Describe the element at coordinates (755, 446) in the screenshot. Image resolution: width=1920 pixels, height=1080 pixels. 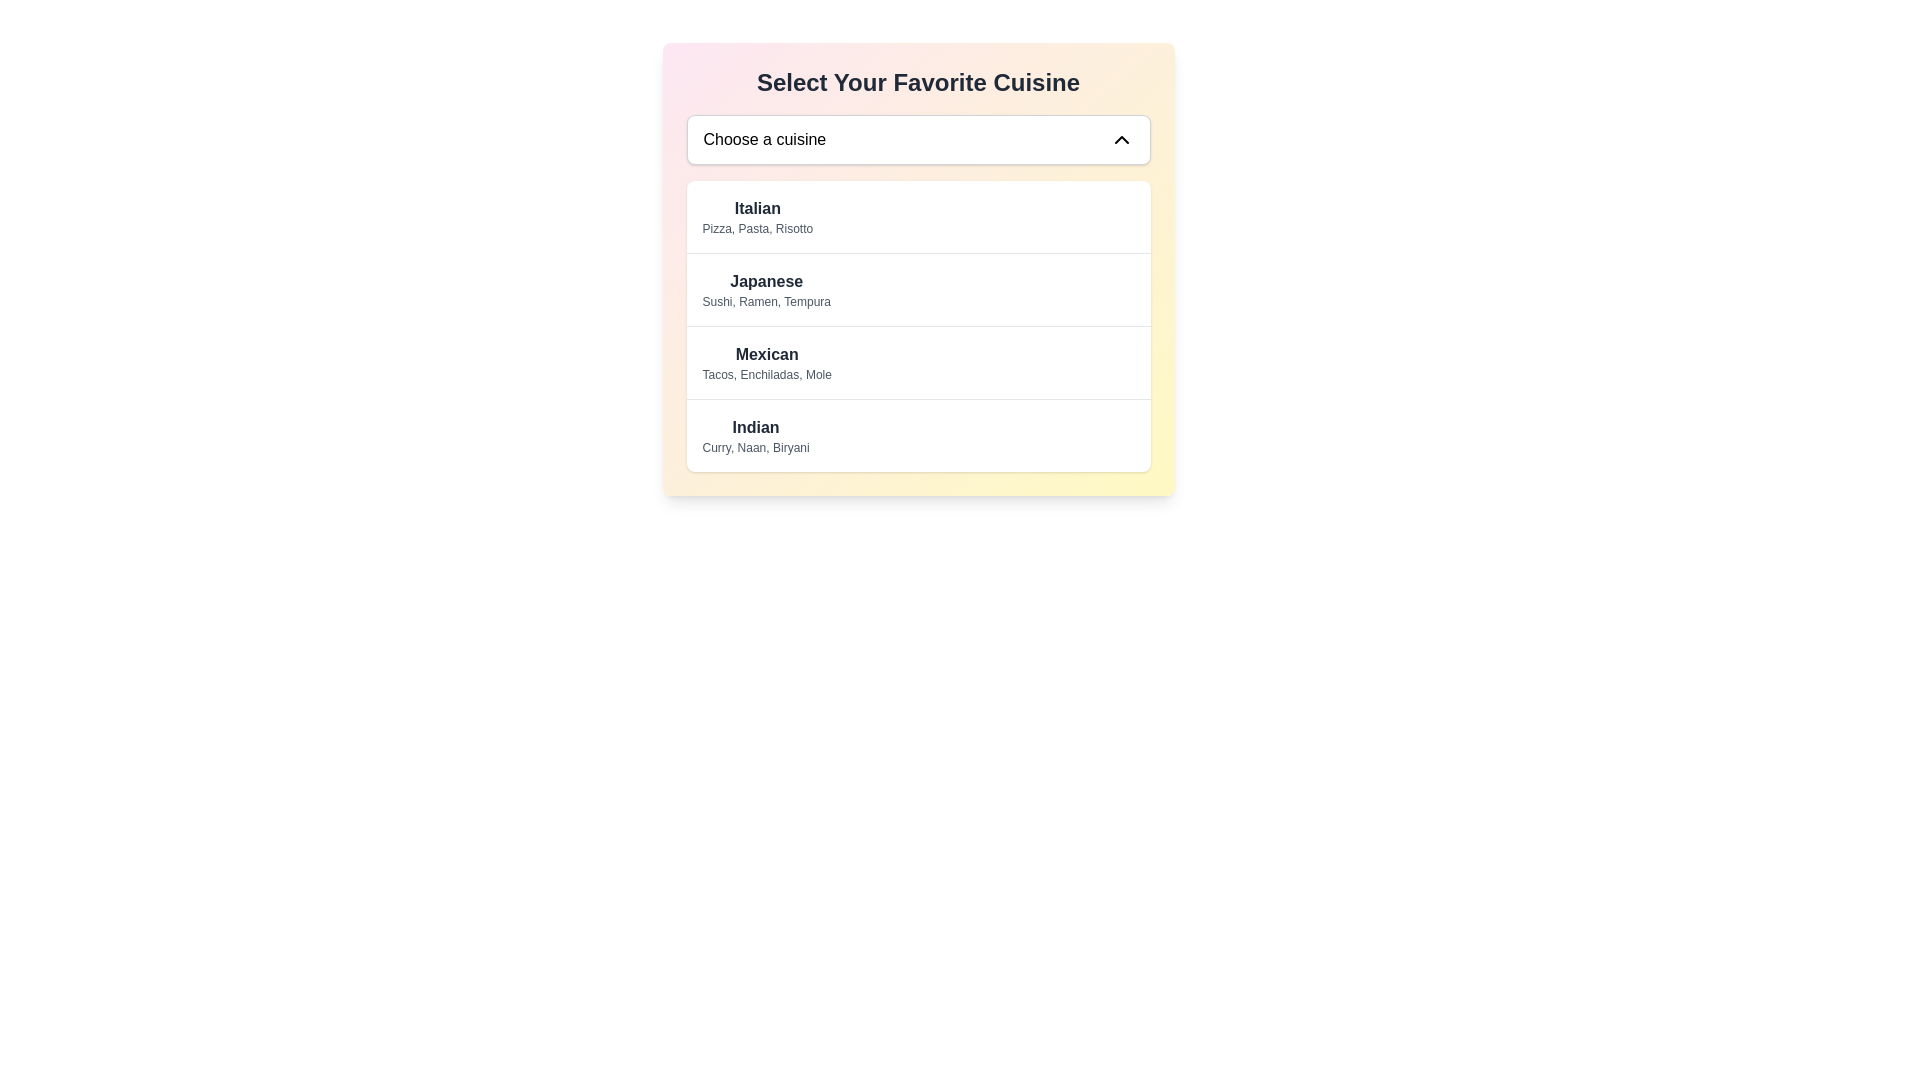
I see `the small, gray text label stating 'Curry, Naan, Biryani', which is positioned immediately beneath the bold label 'Indian' in the dropdown menu` at that location.